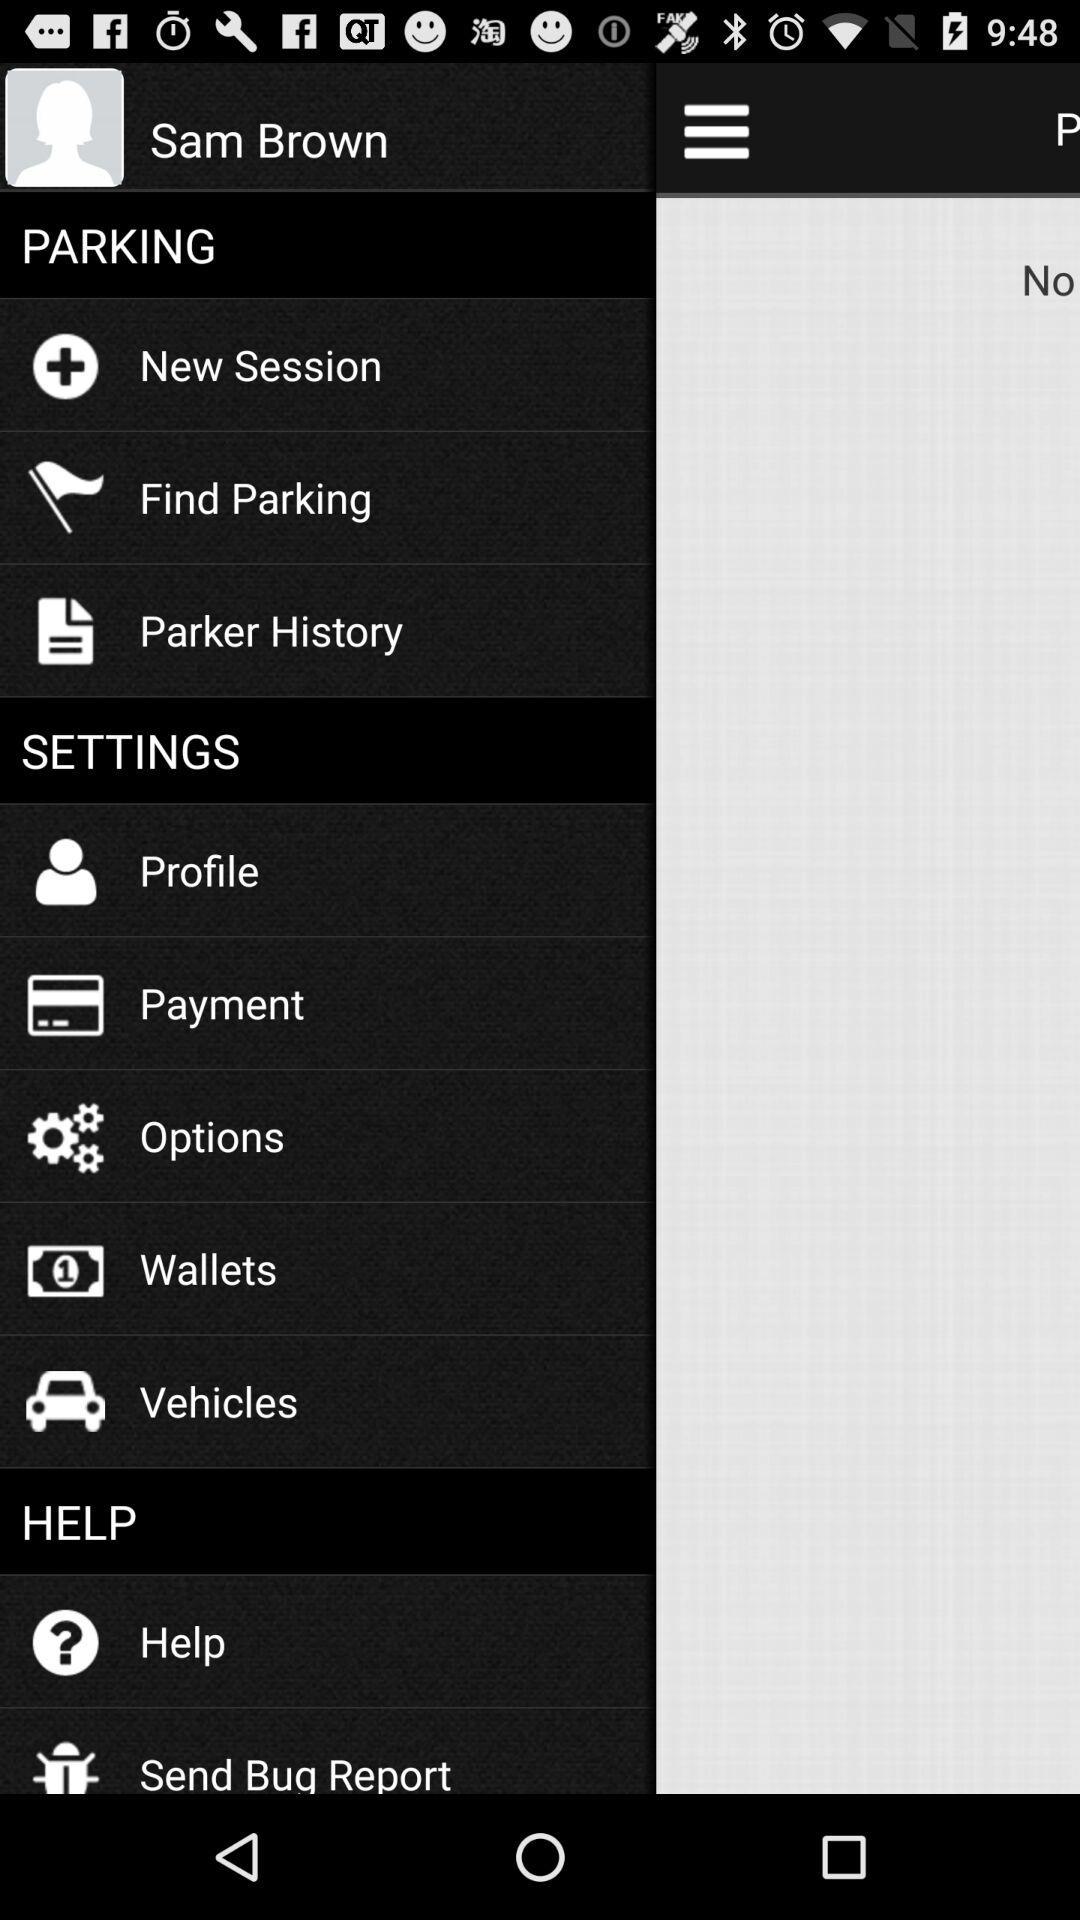 This screenshot has height=1920, width=1080. I want to click on the icon above parker history item, so click(254, 497).